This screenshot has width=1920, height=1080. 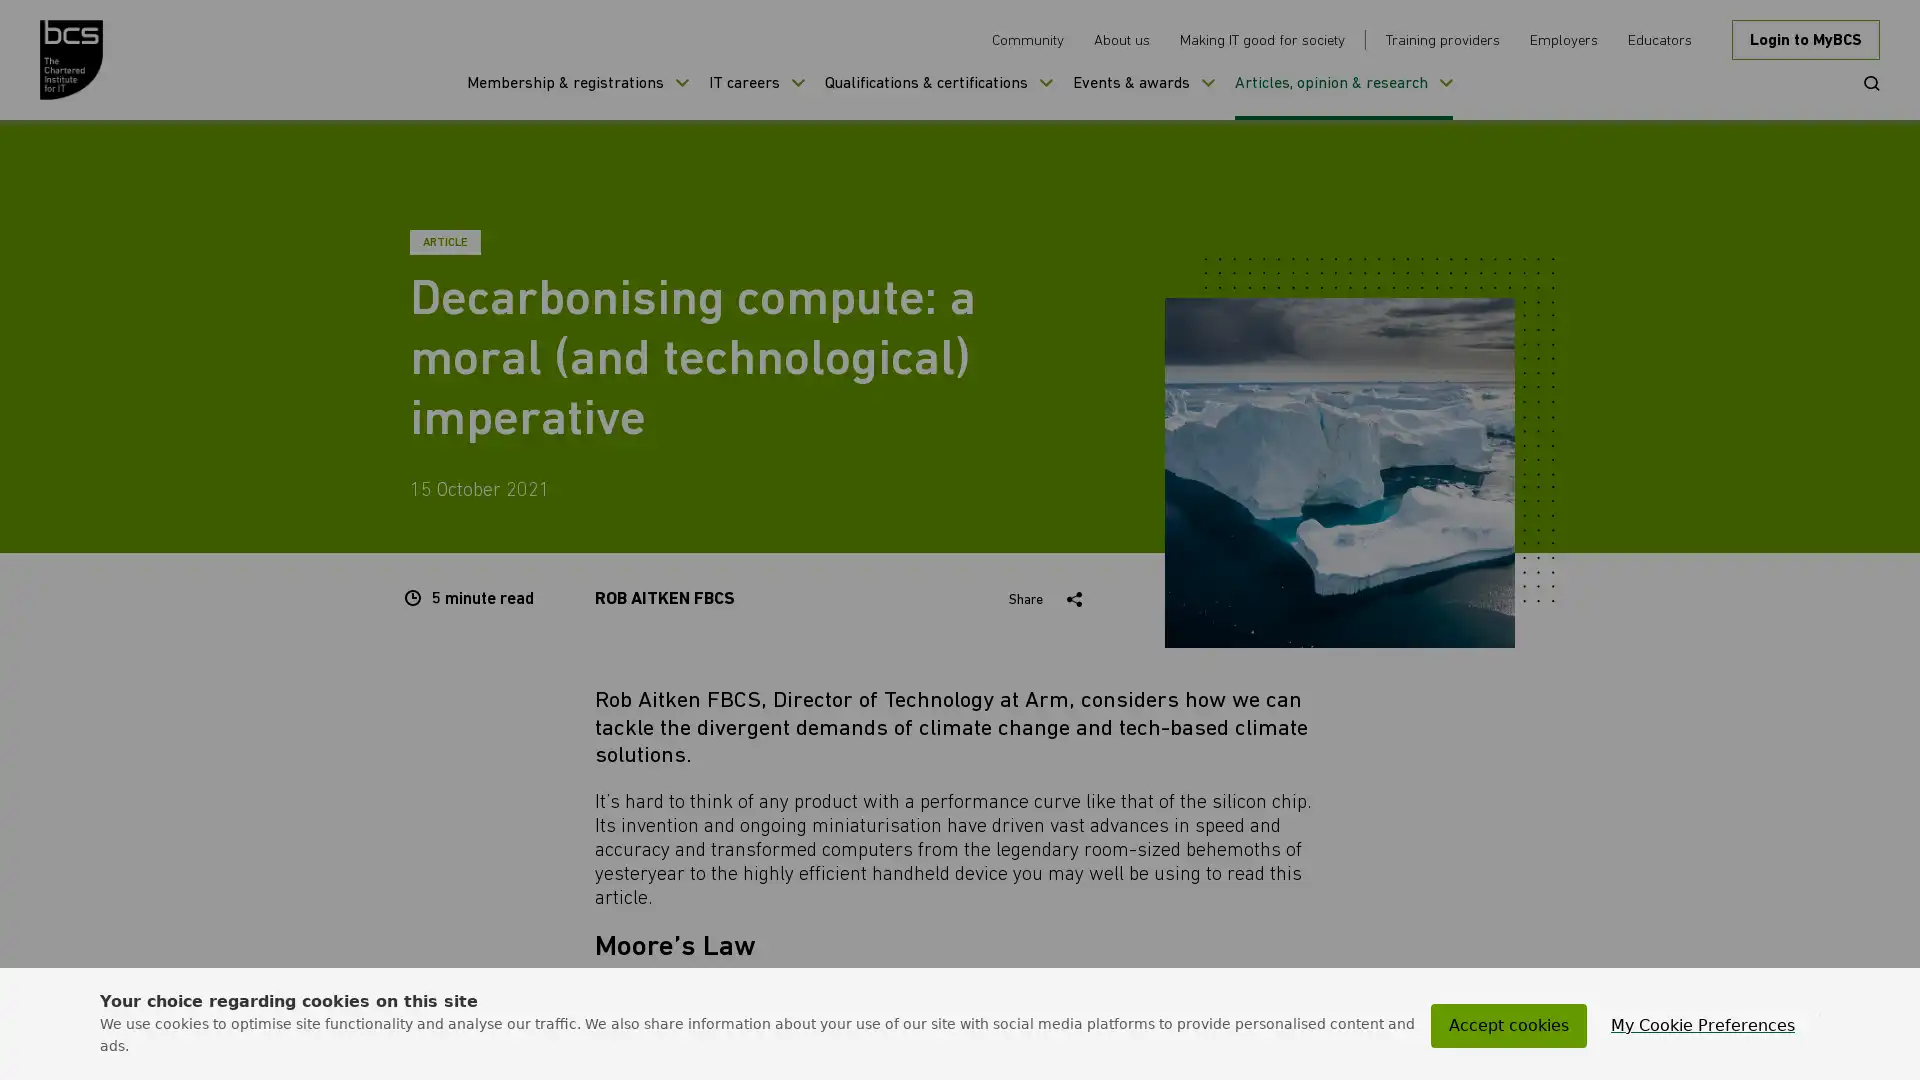 What do you see at coordinates (756, 96) in the screenshot?
I see `IT careers` at bounding box center [756, 96].